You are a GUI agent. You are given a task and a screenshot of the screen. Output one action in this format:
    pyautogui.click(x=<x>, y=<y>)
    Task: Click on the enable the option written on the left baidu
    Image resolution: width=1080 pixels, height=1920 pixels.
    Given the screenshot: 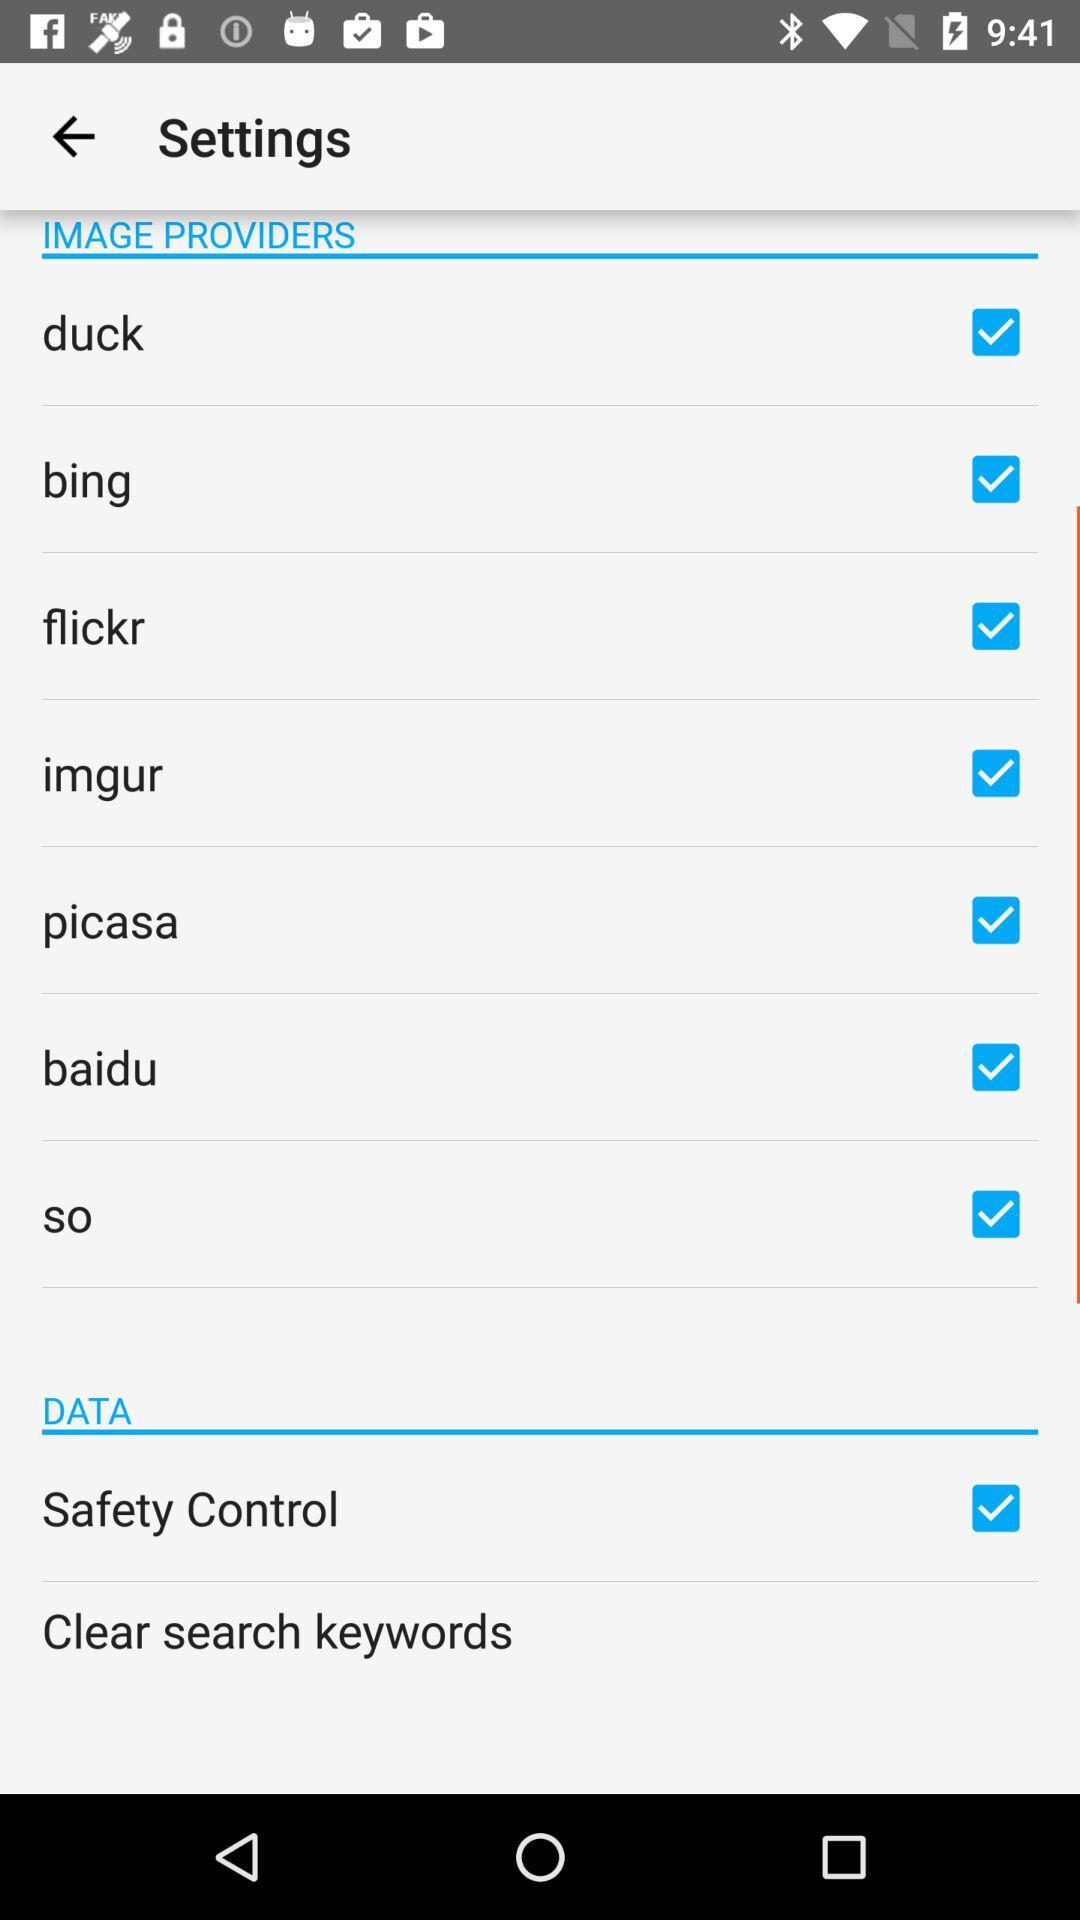 What is the action you would take?
    pyautogui.click(x=995, y=1065)
    